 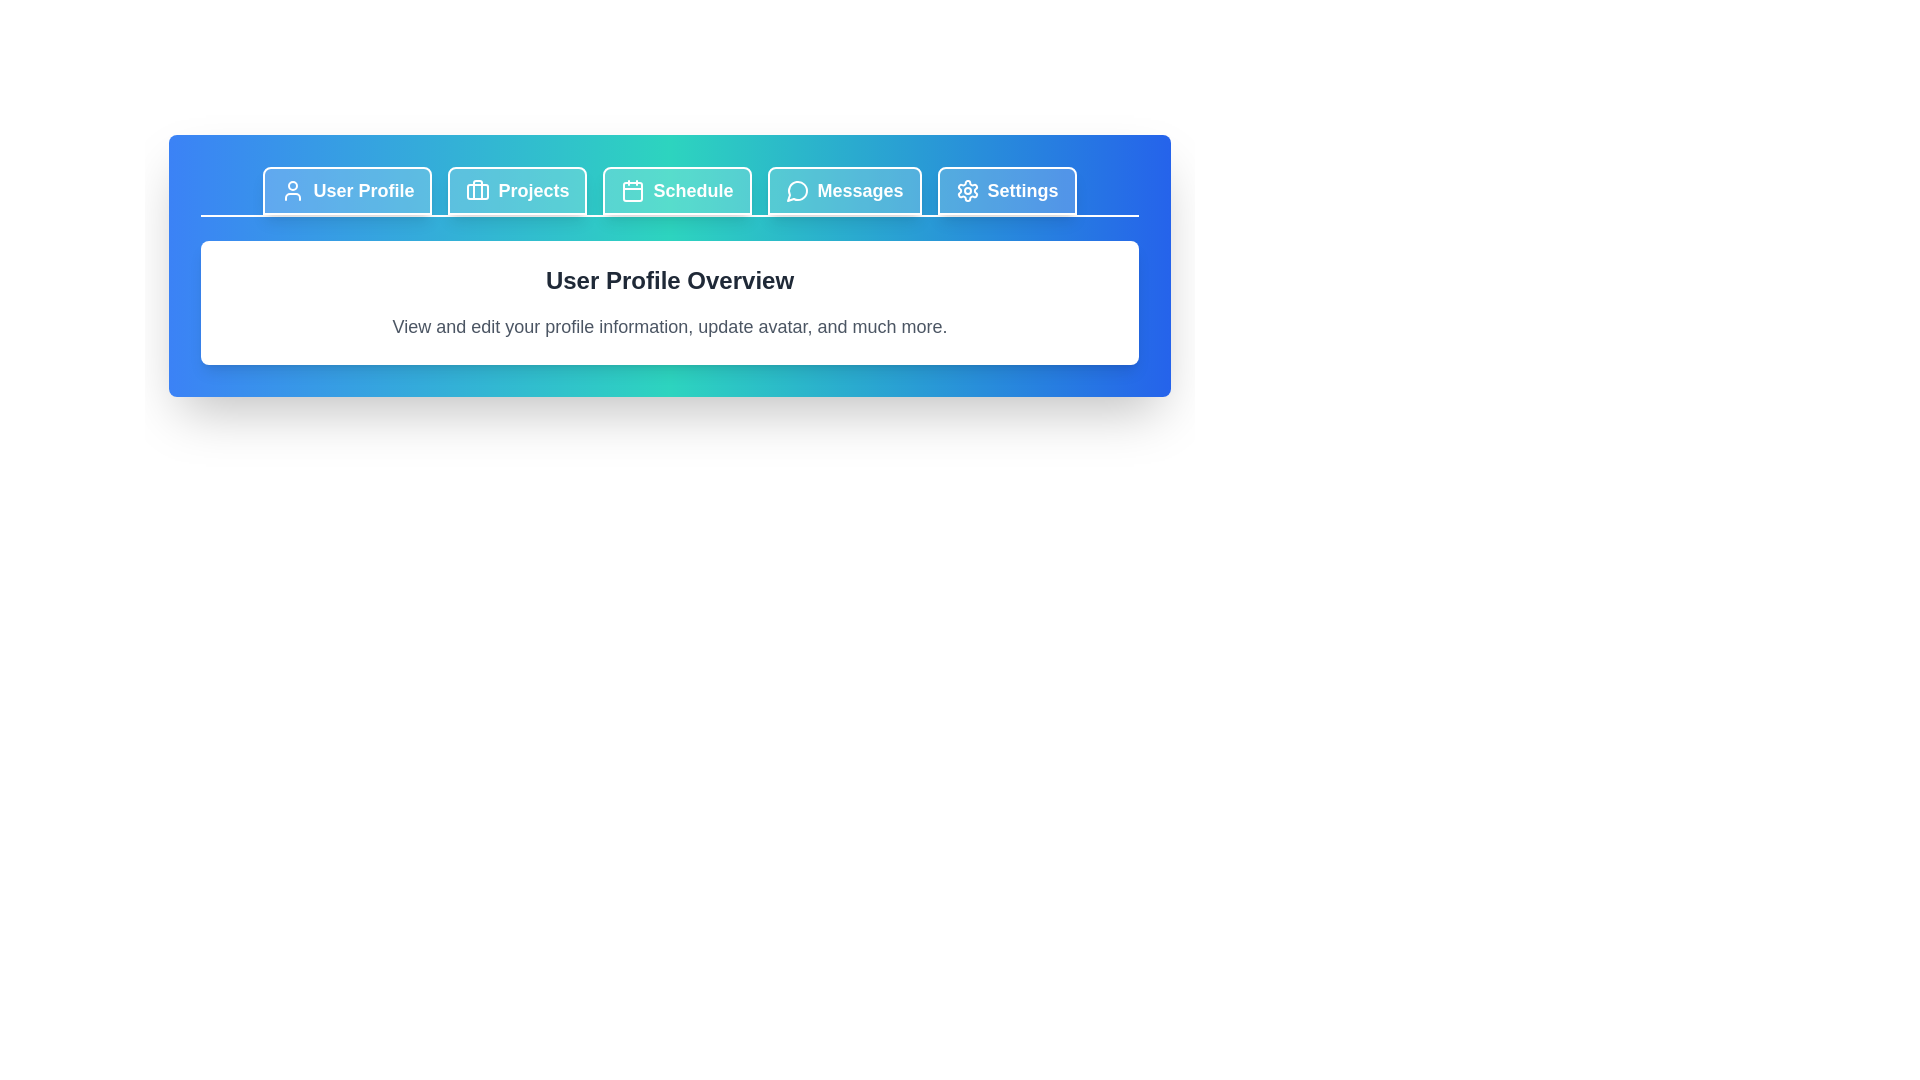 What do you see at coordinates (477, 192) in the screenshot?
I see `the rectangular base of the briefcase icon representing the 'Projects' section in the navigation bar` at bounding box center [477, 192].